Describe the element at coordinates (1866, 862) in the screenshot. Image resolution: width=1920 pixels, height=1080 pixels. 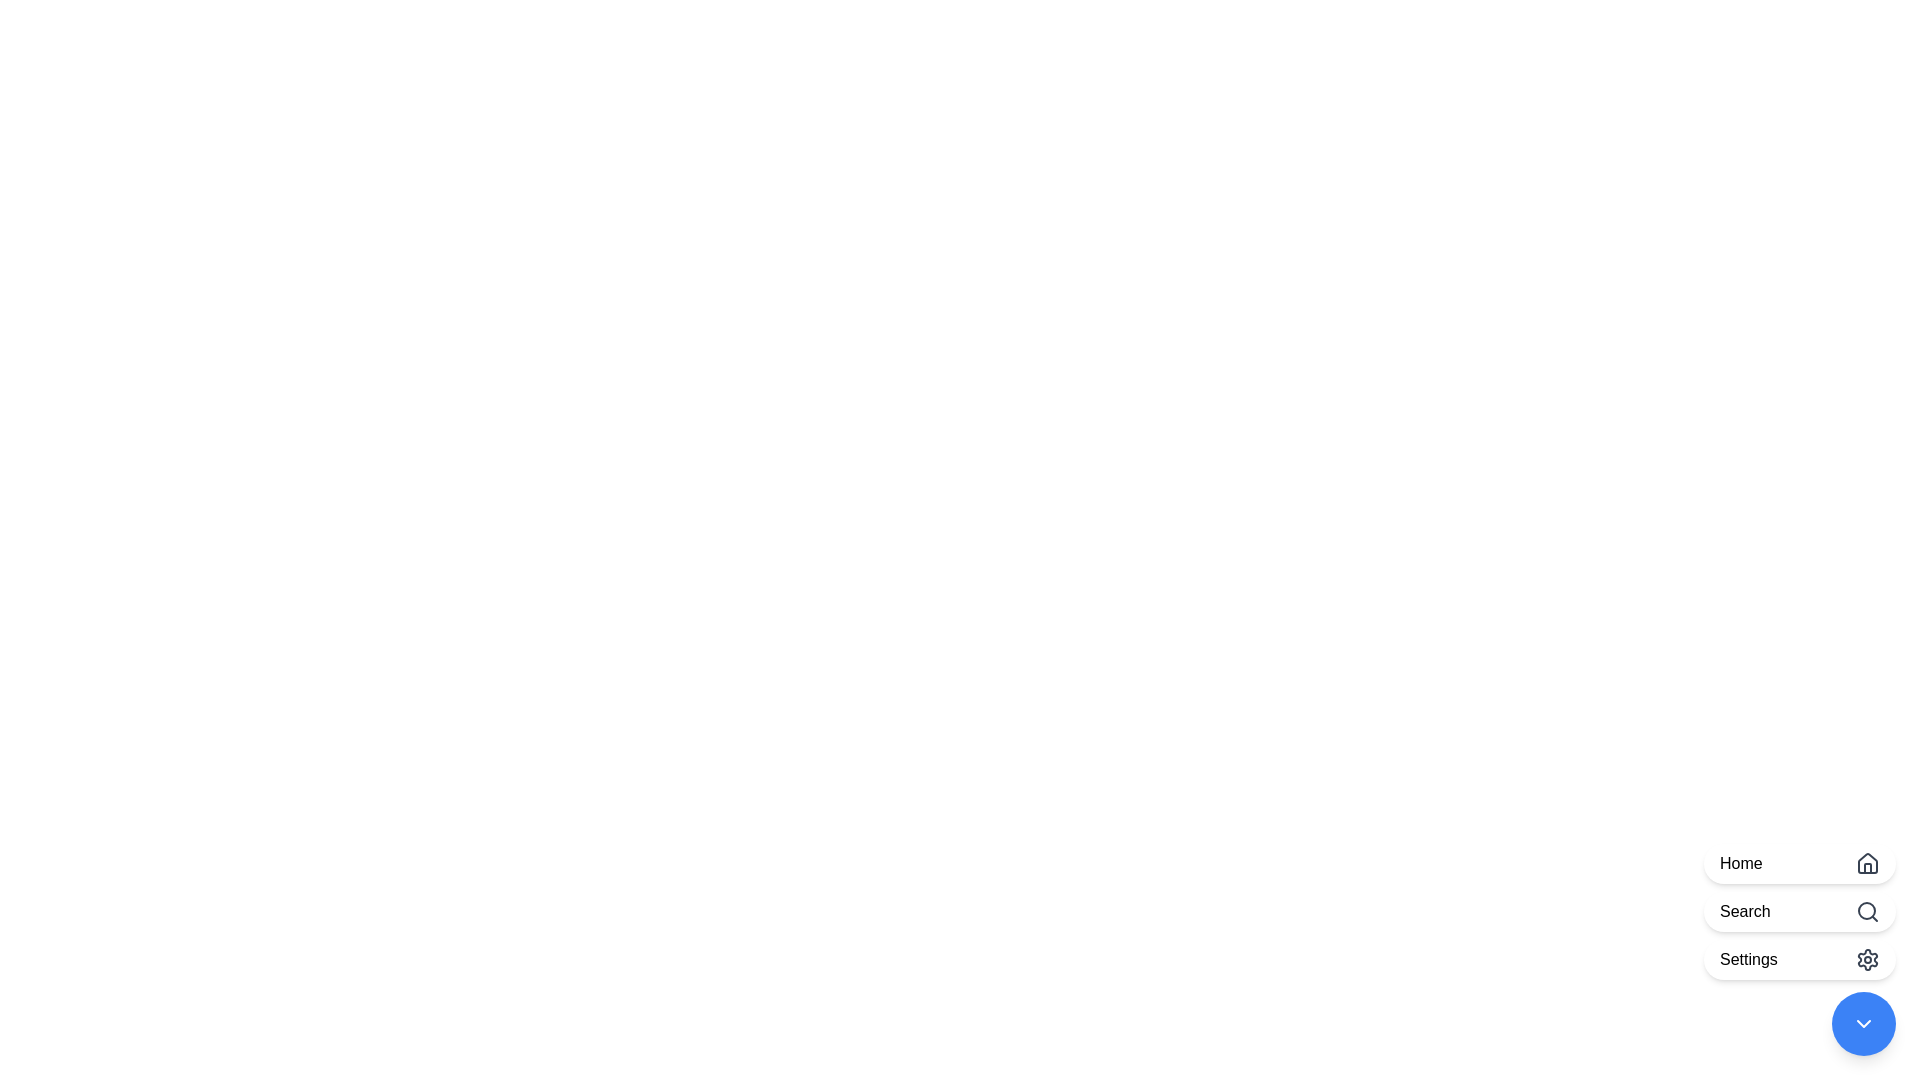
I see `the house icon in the vertical navigation menu` at that location.